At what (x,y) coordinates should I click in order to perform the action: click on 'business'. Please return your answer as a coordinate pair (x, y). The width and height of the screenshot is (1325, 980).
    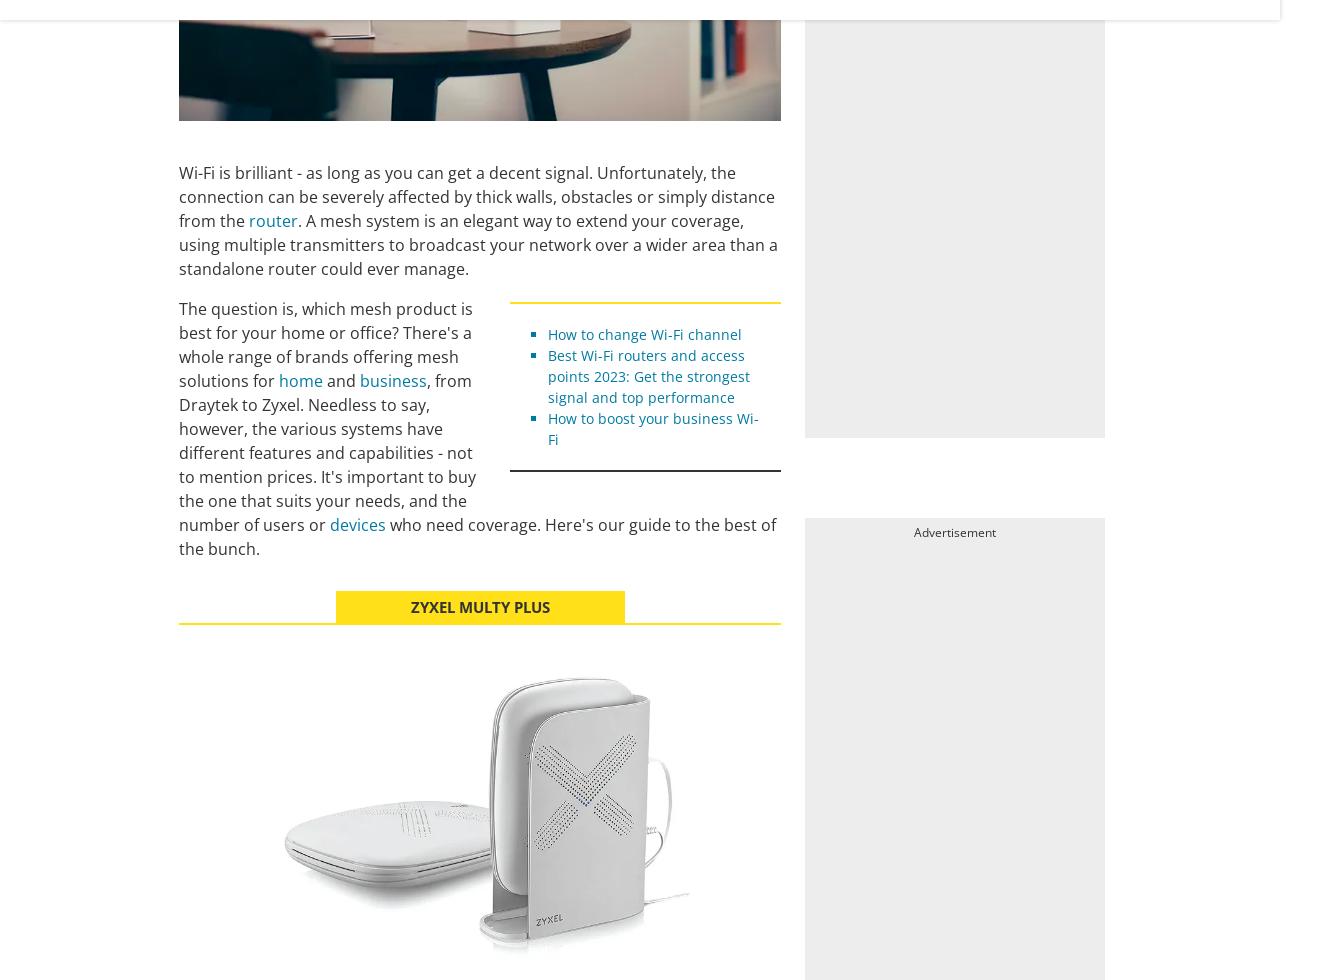
    Looking at the image, I should click on (393, 381).